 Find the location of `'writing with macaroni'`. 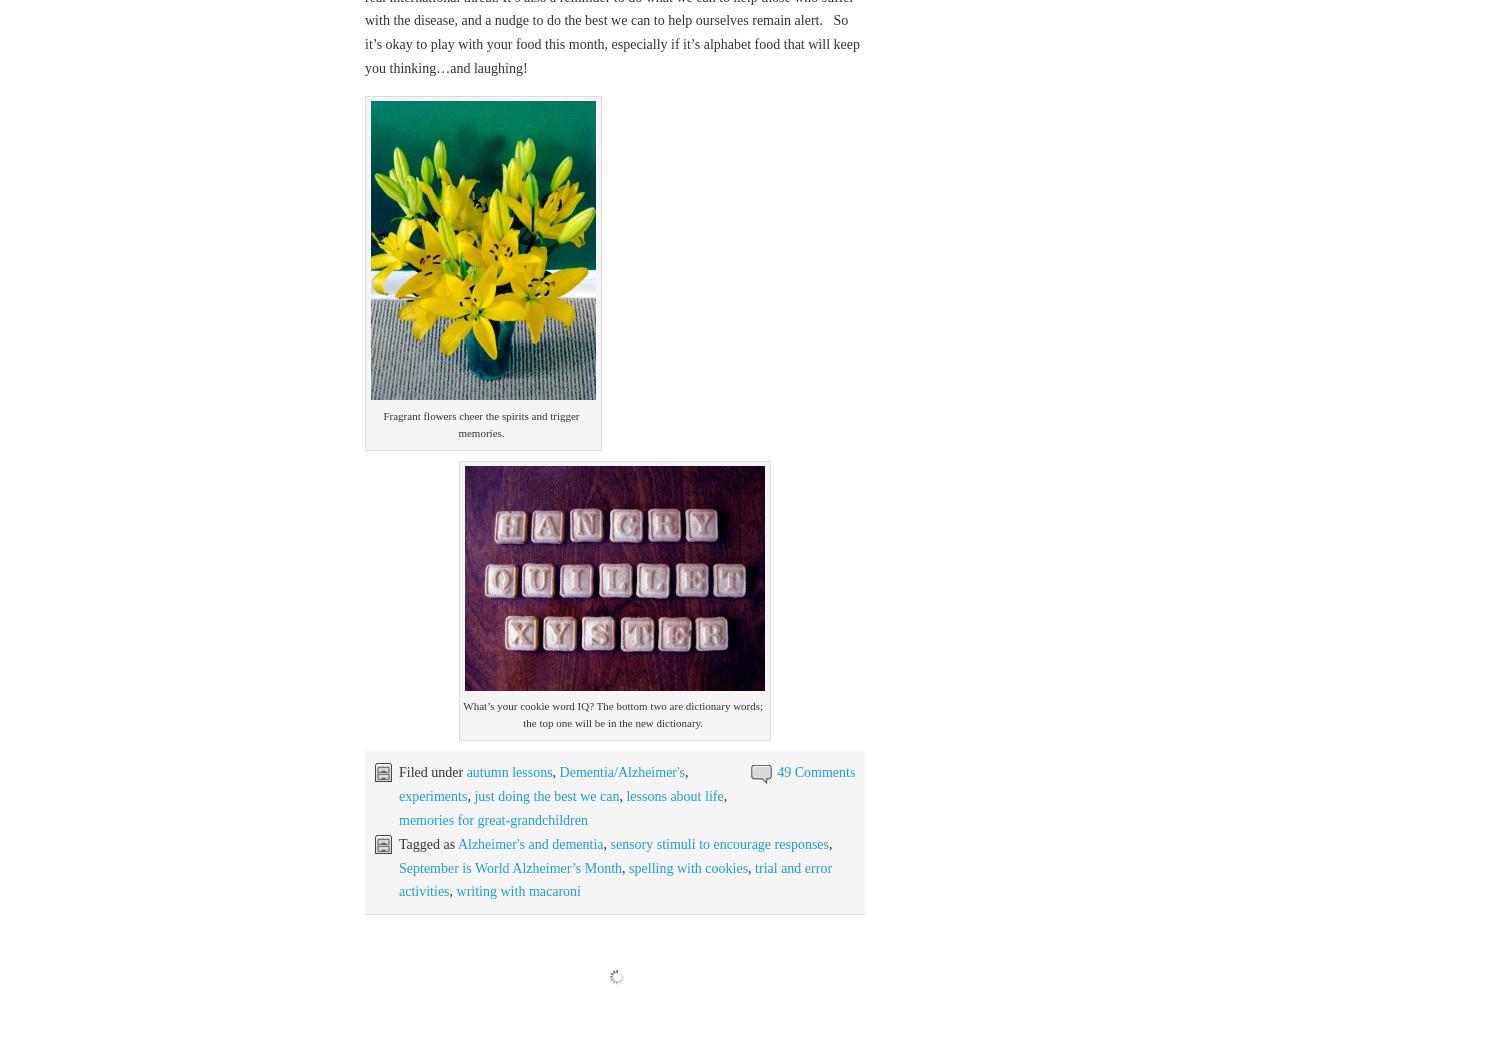

'writing with macaroni' is located at coordinates (517, 890).